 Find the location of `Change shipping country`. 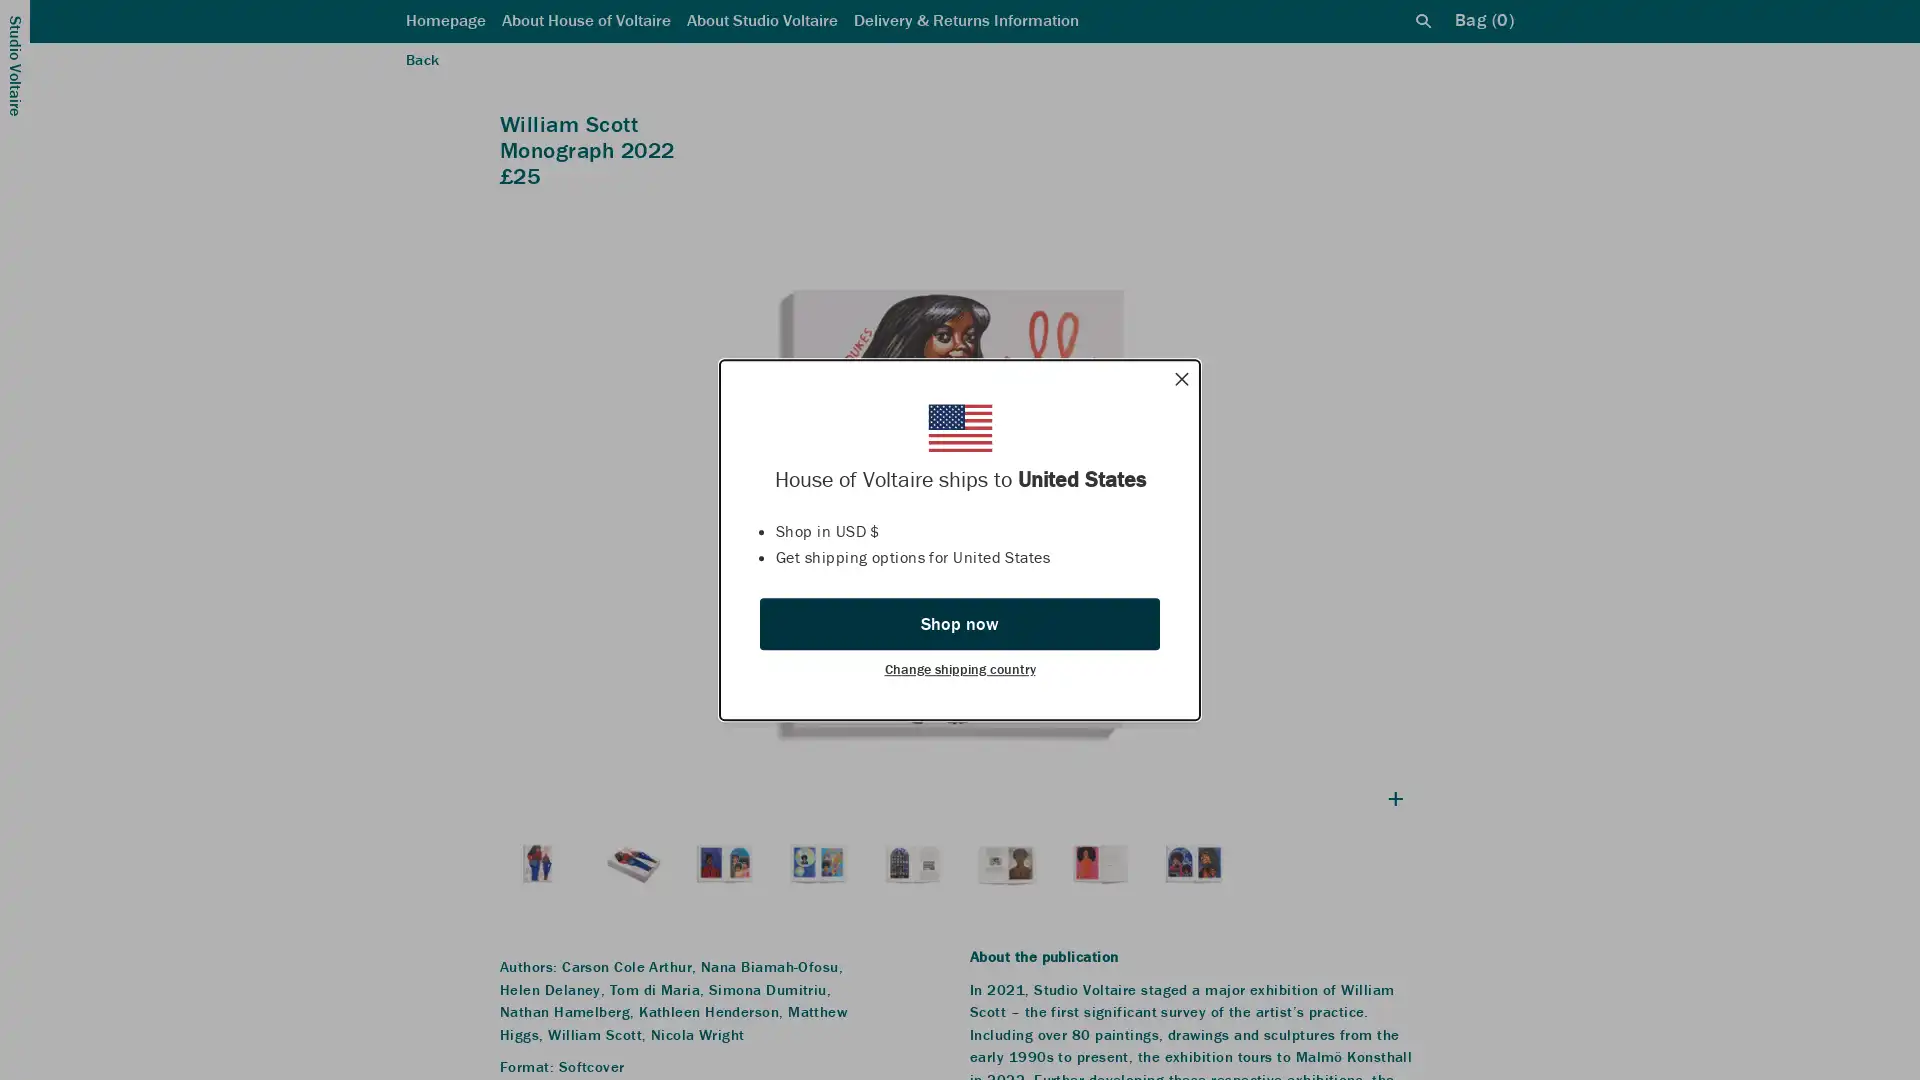

Change shipping country is located at coordinates (958, 669).